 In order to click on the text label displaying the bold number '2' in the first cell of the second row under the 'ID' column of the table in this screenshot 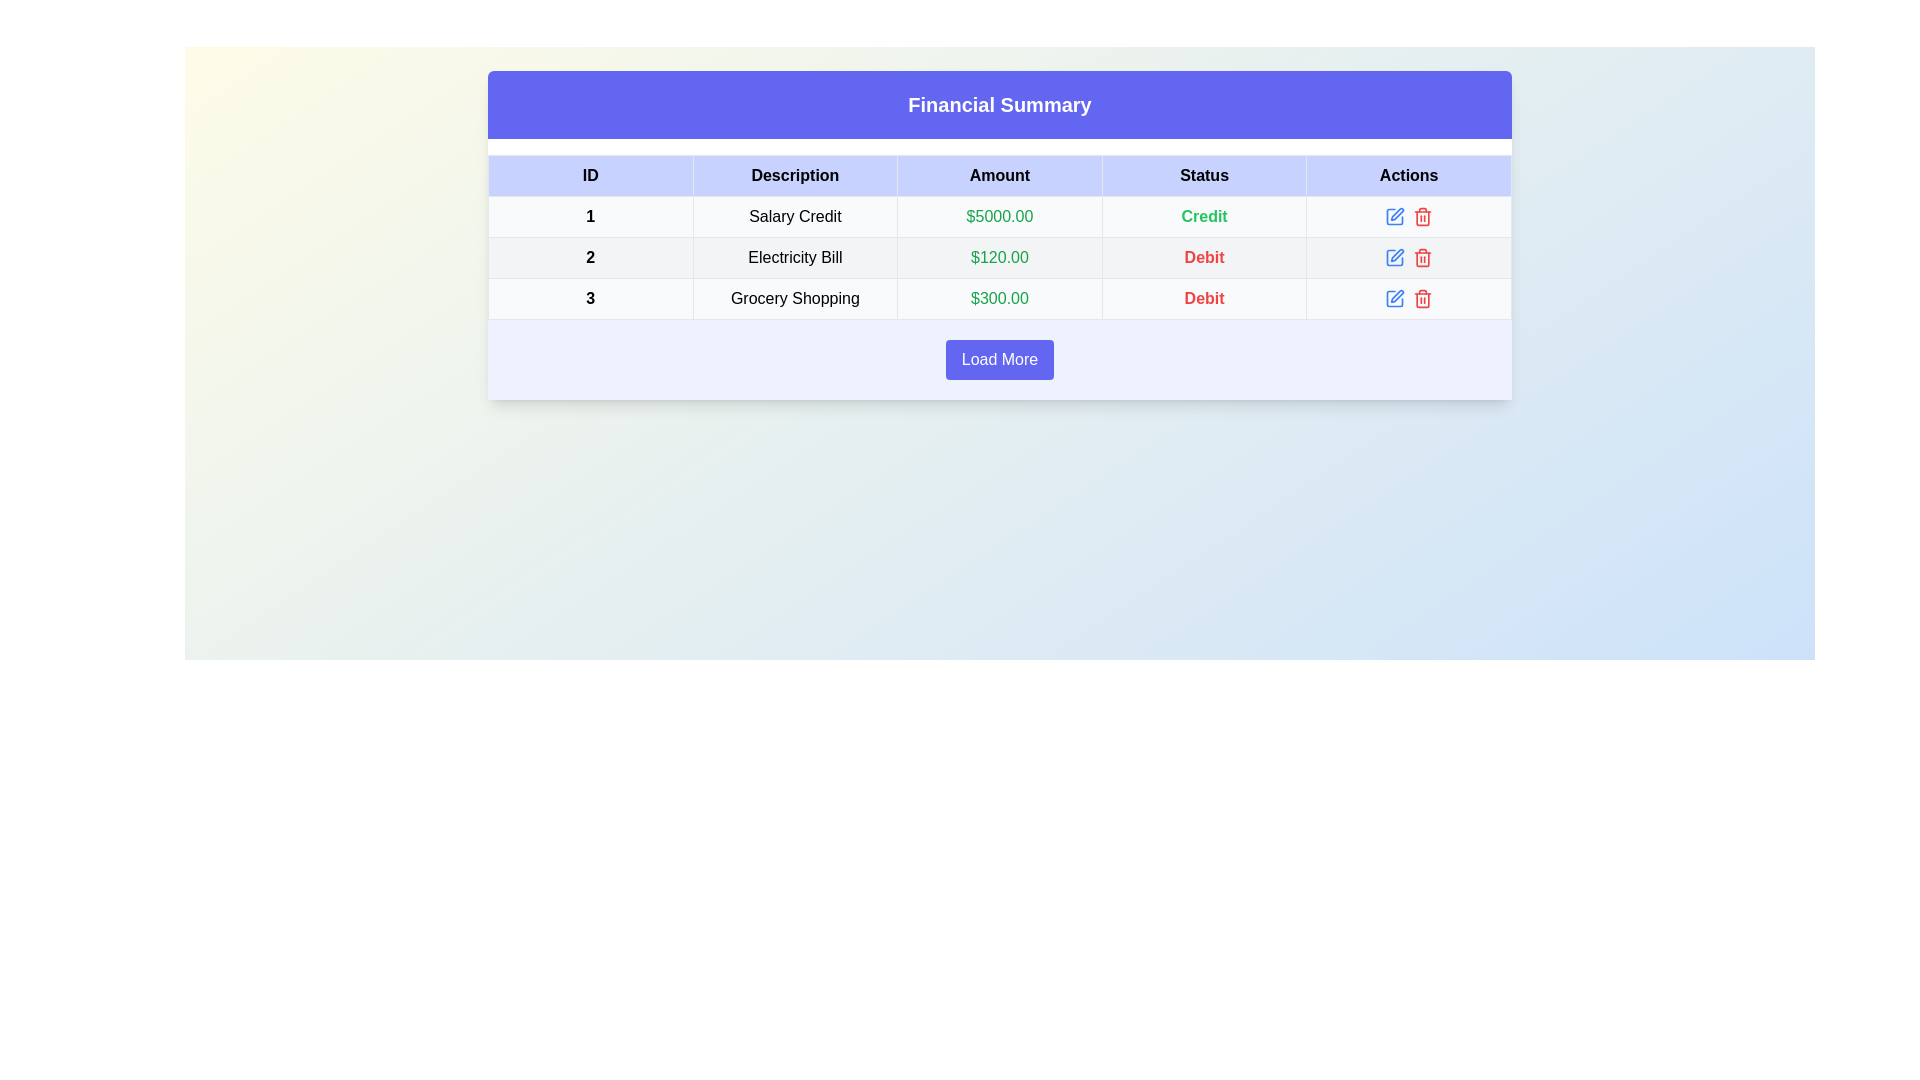, I will do `click(589, 257)`.